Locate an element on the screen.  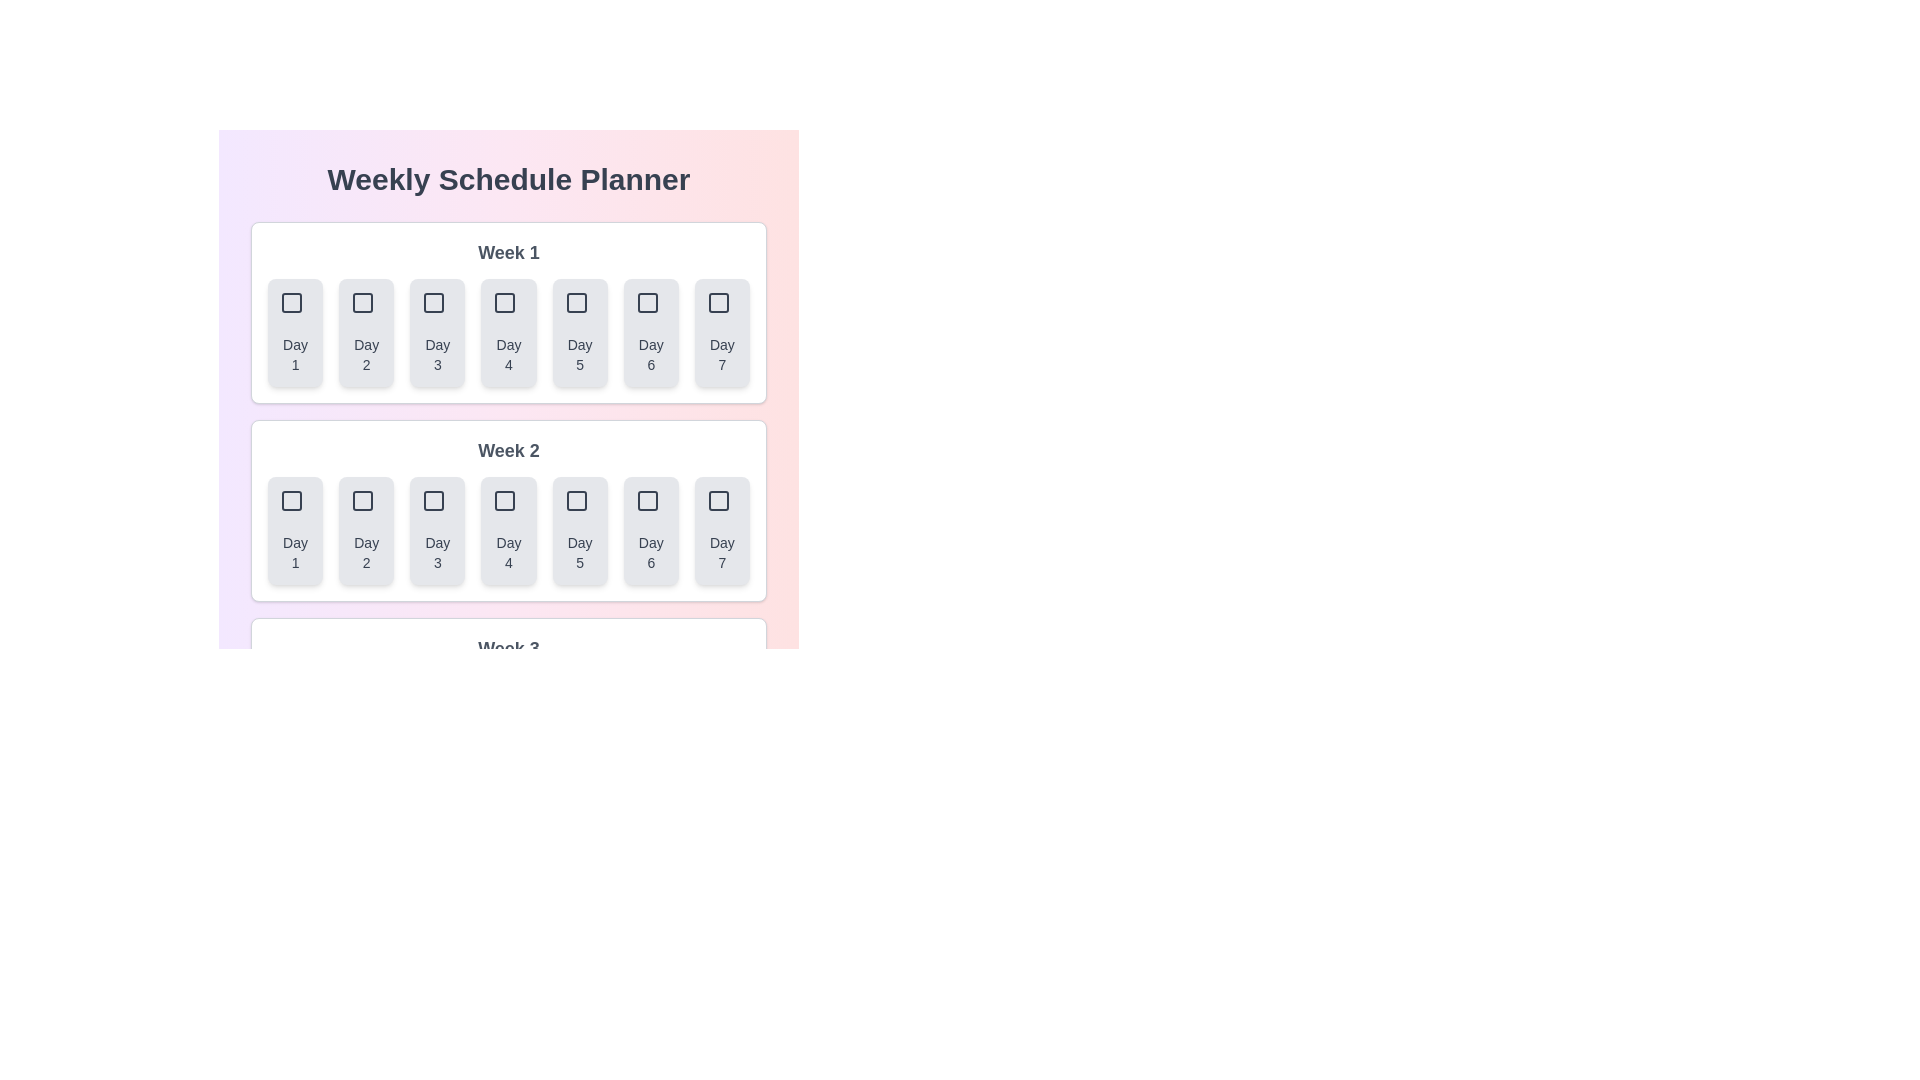
the button corresponding to Week 1 and Day 3 to select that day is located at coordinates (436, 331).